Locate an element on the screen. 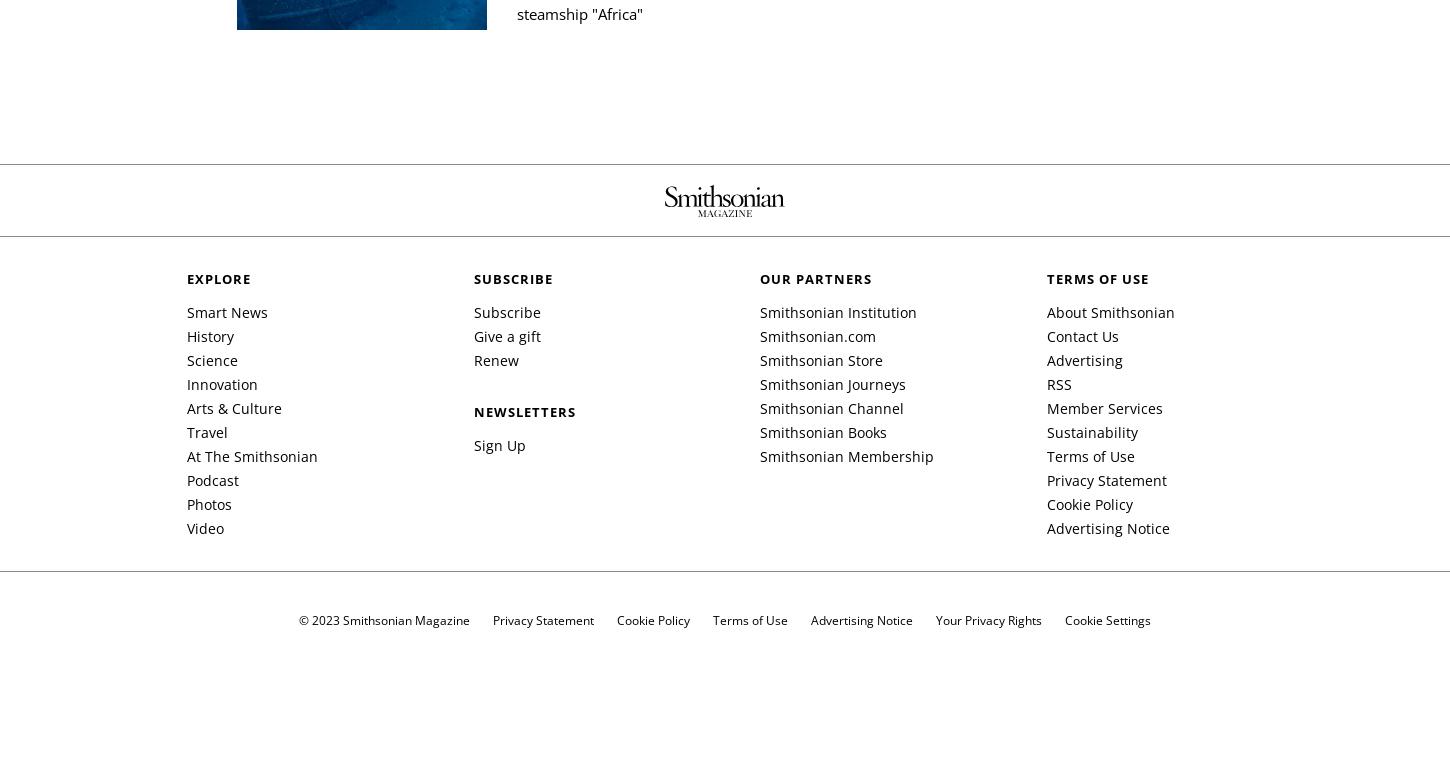 Image resolution: width=1450 pixels, height=778 pixels. 'Smart News' is located at coordinates (186, 311).